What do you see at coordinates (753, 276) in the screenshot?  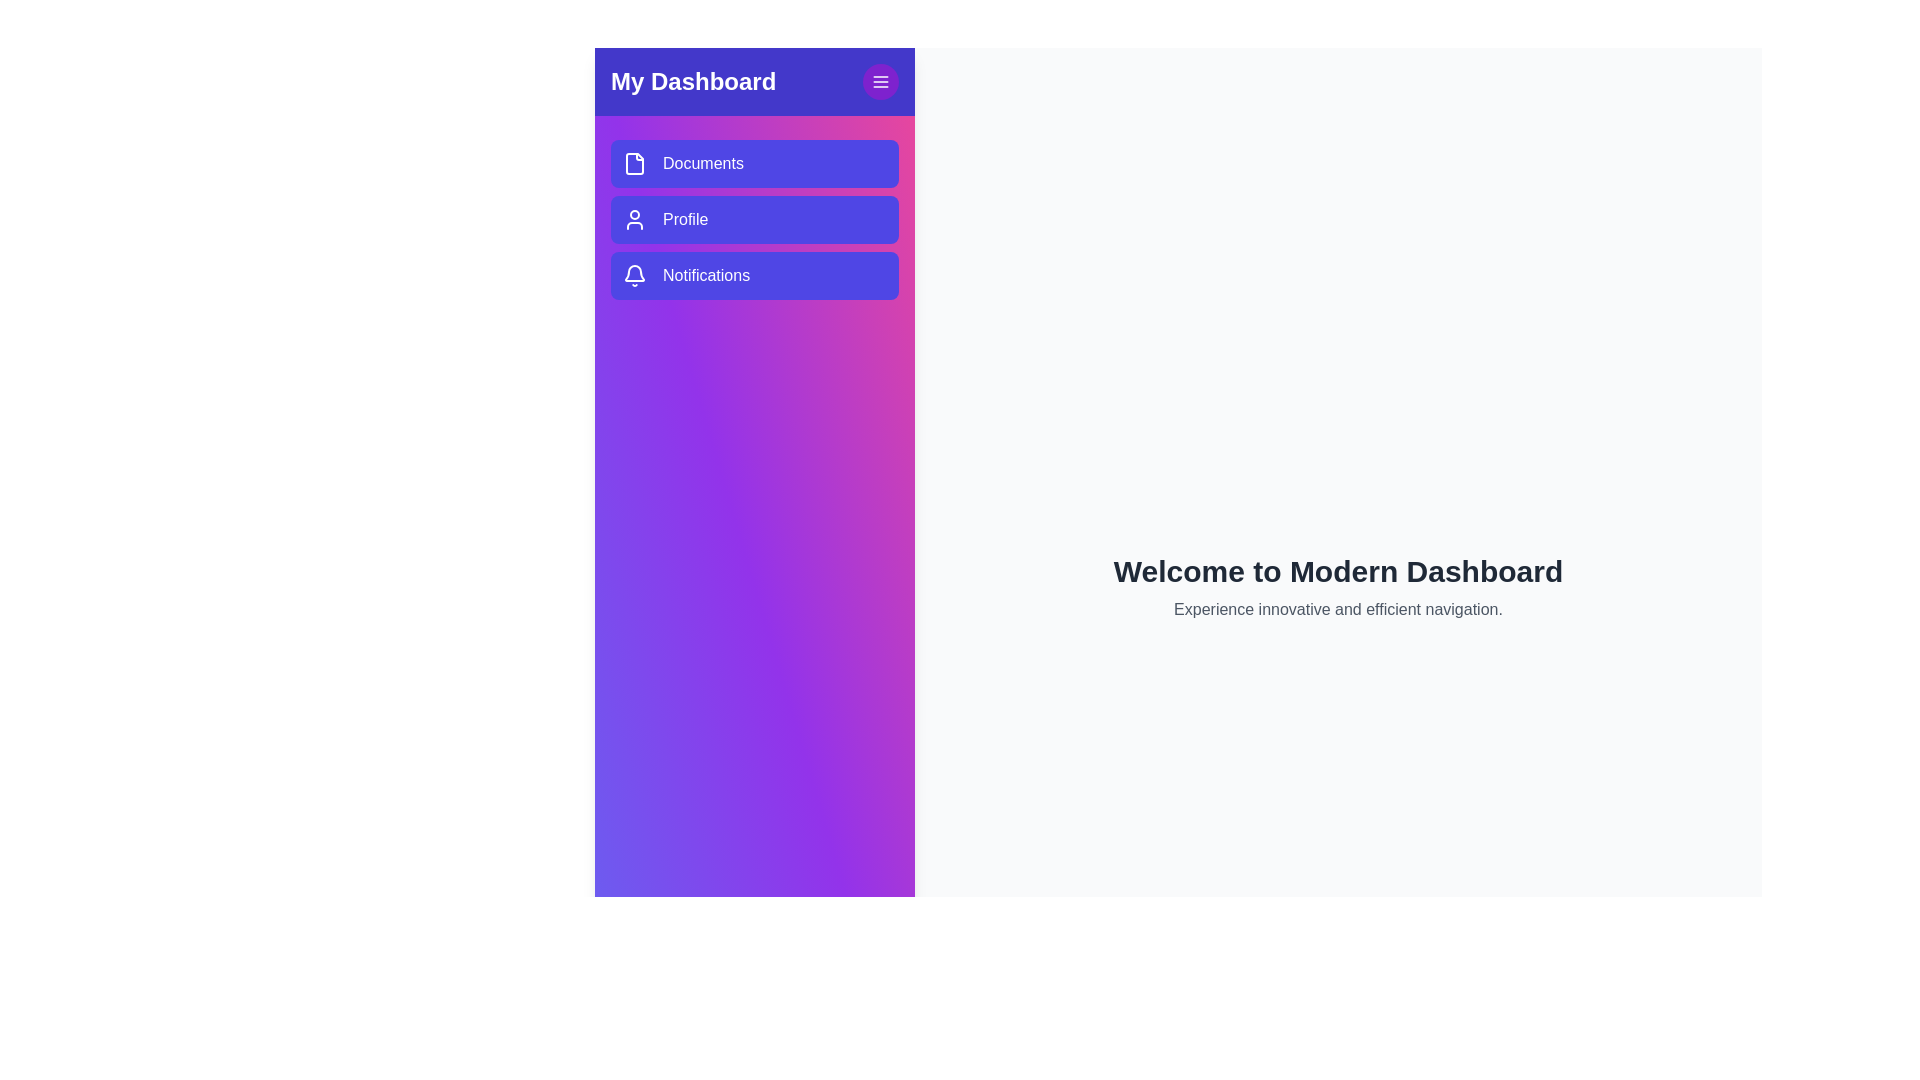 I see `the 'Notifications' button to open the notifications section` at bounding box center [753, 276].